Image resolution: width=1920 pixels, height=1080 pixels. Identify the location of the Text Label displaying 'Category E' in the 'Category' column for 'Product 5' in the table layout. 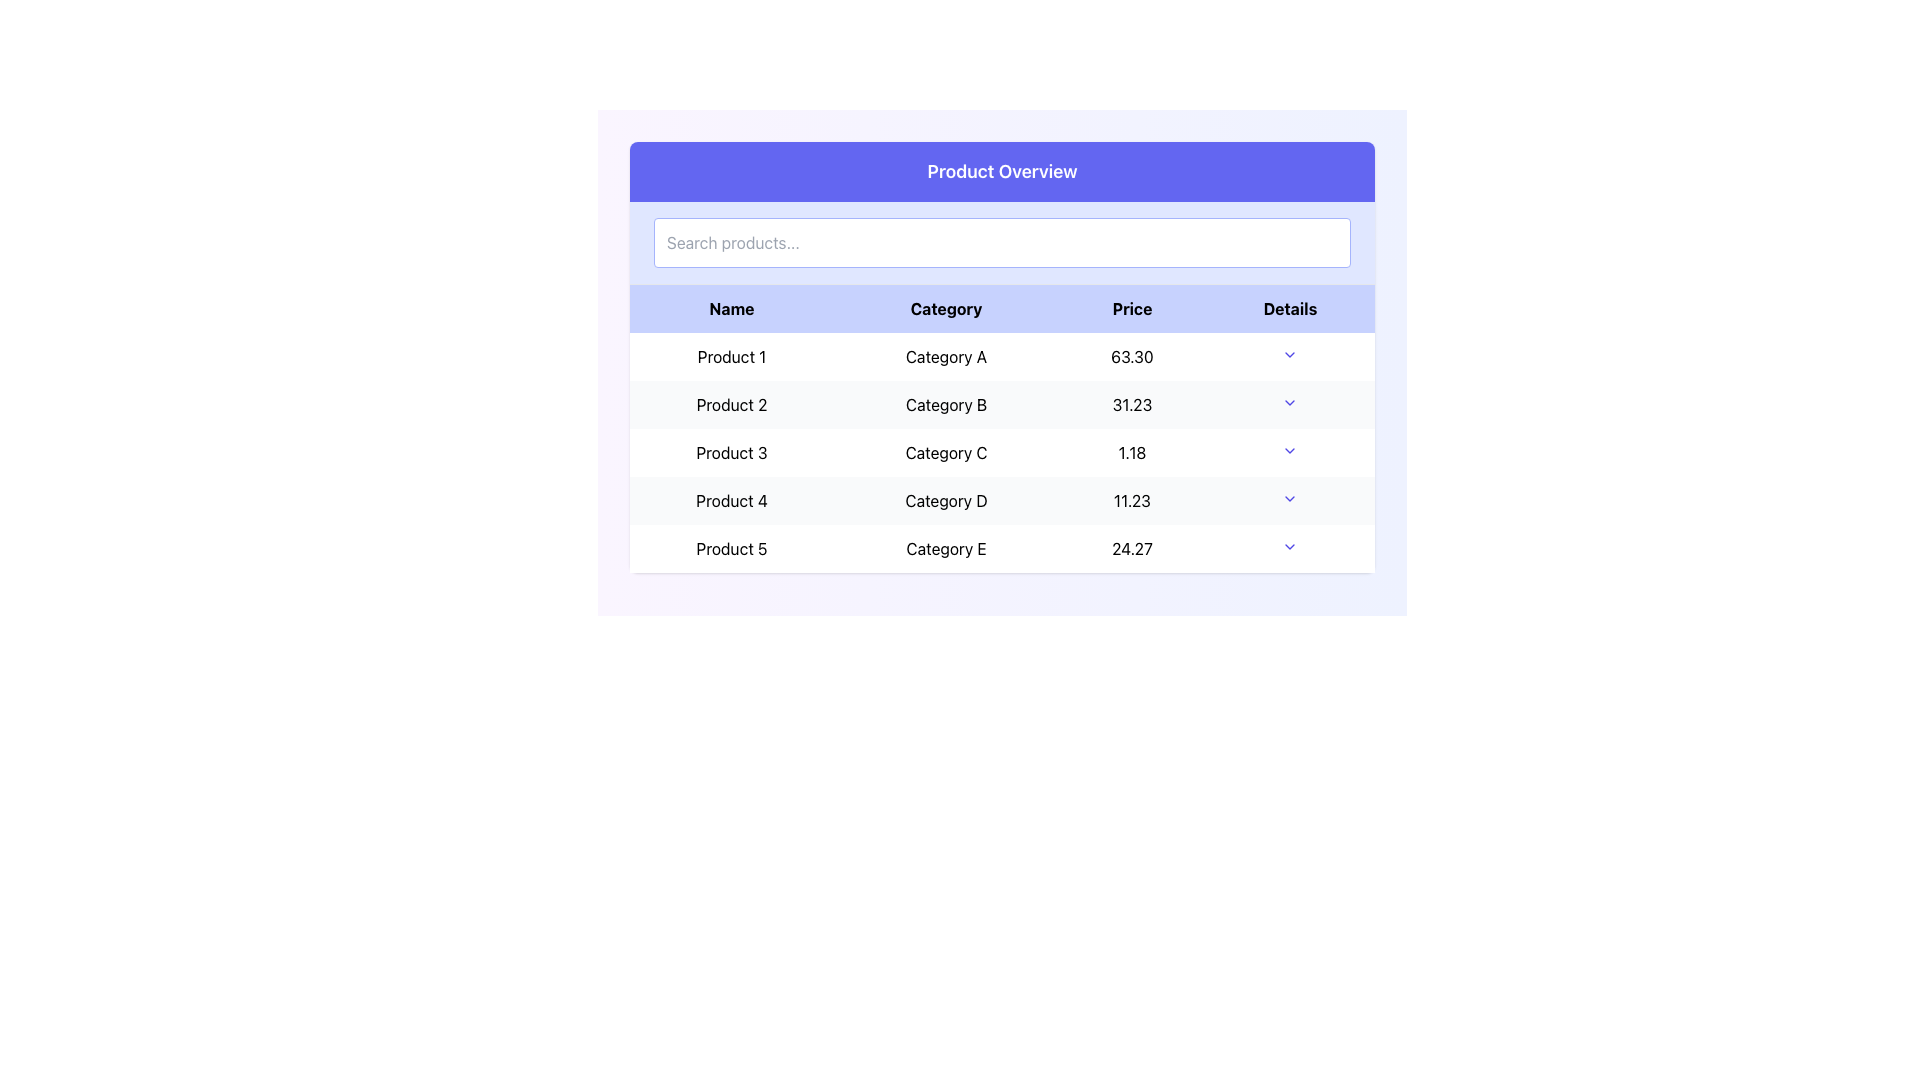
(945, 548).